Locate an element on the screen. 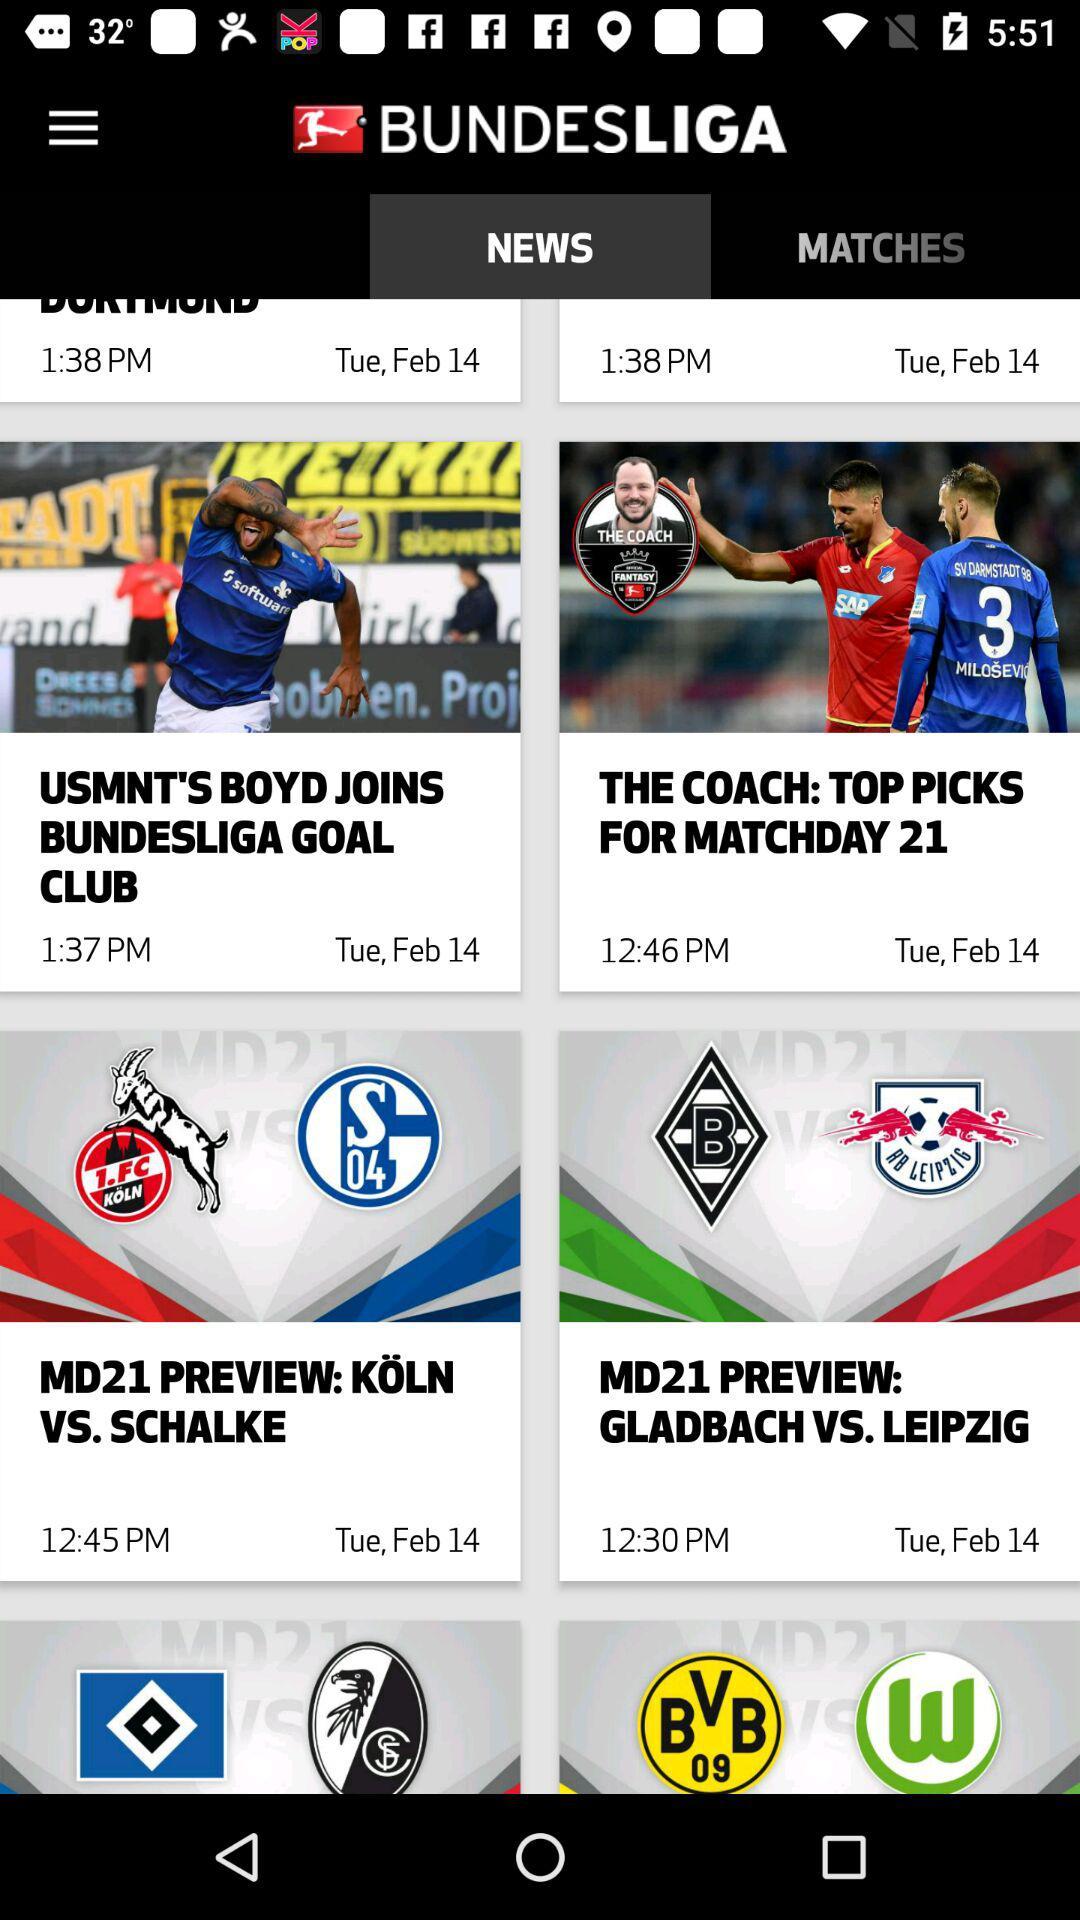  icon above dembele indespensible to is located at coordinates (540, 245).